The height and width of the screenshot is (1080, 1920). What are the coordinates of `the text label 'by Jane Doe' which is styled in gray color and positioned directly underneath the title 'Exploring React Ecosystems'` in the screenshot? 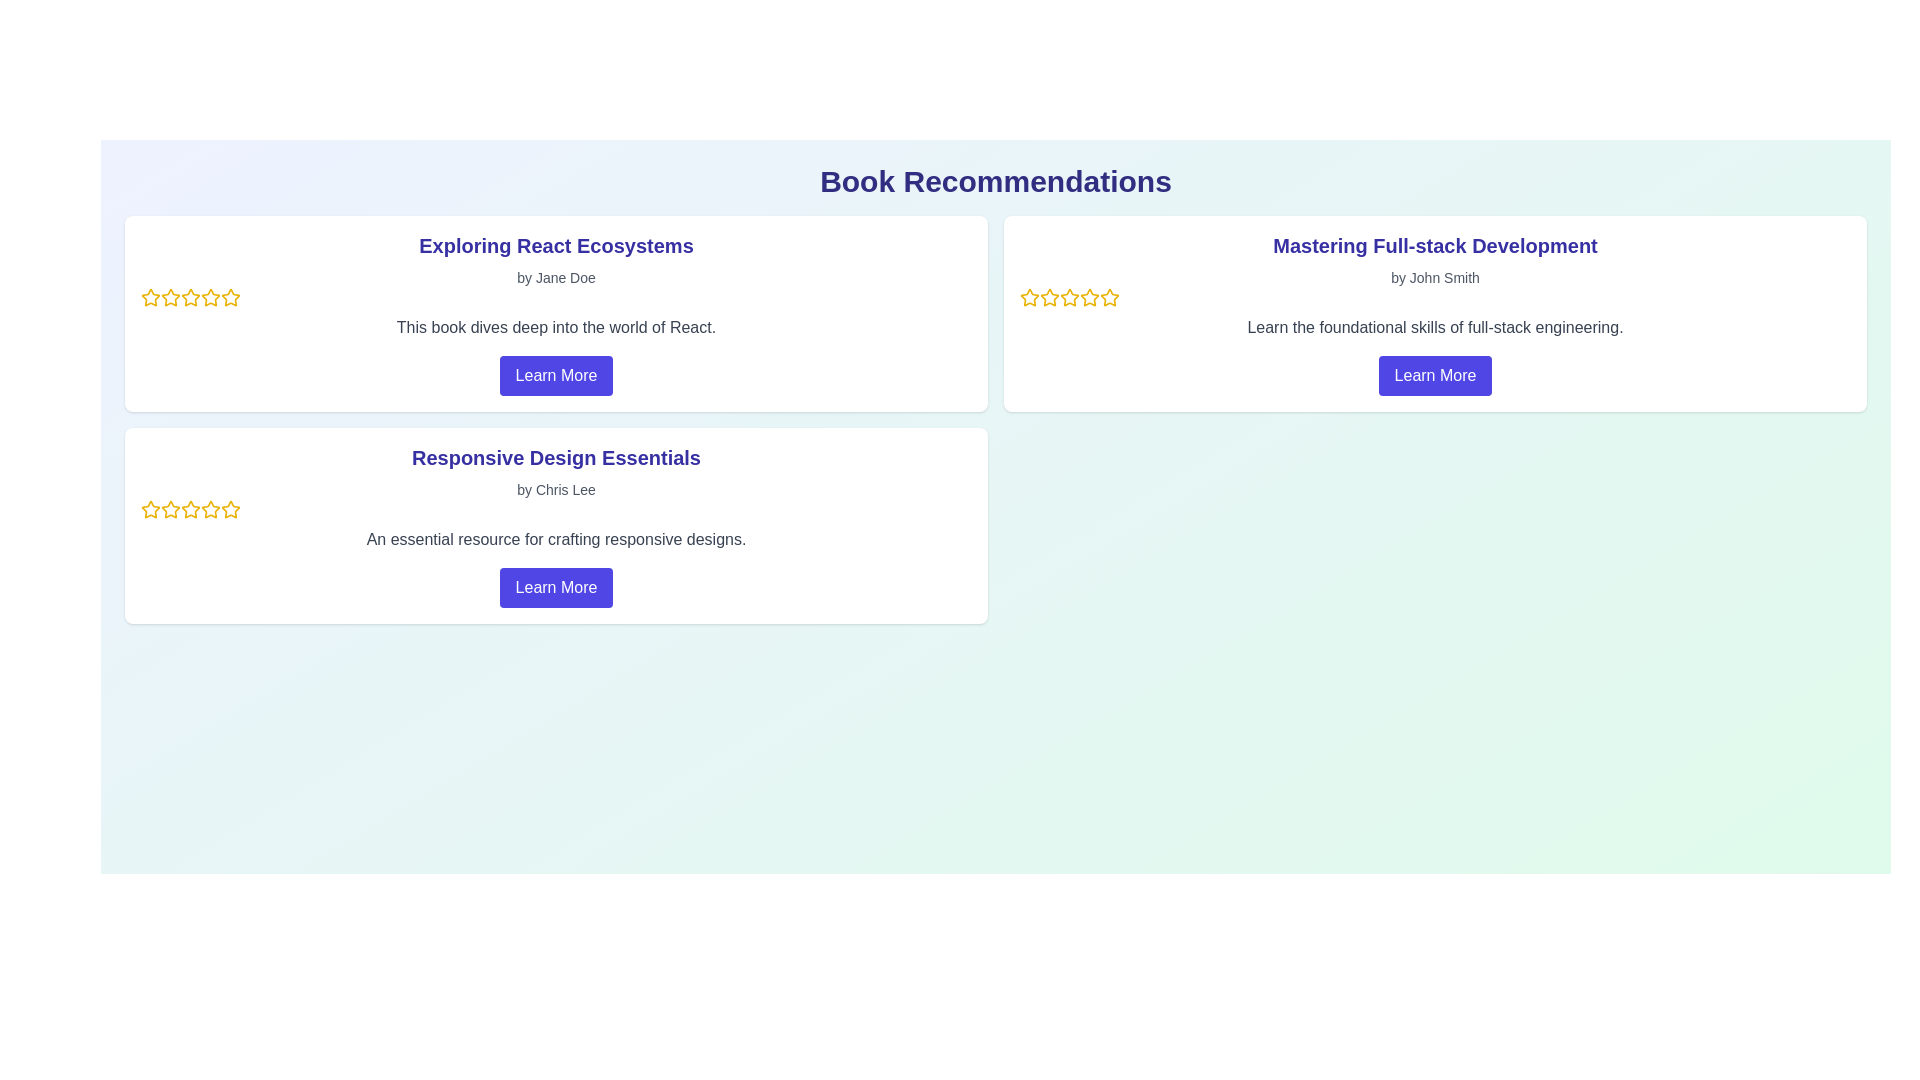 It's located at (556, 277).